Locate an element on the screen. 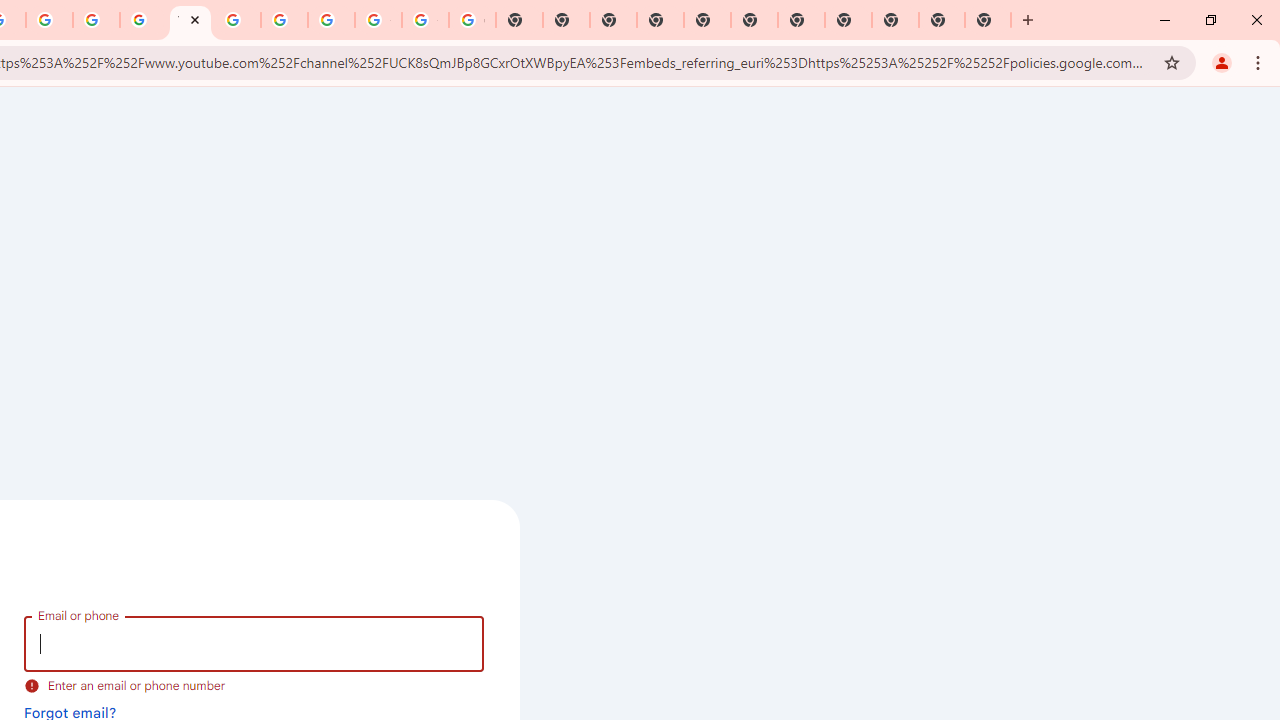  'New Tab' is located at coordinates (988, 20).